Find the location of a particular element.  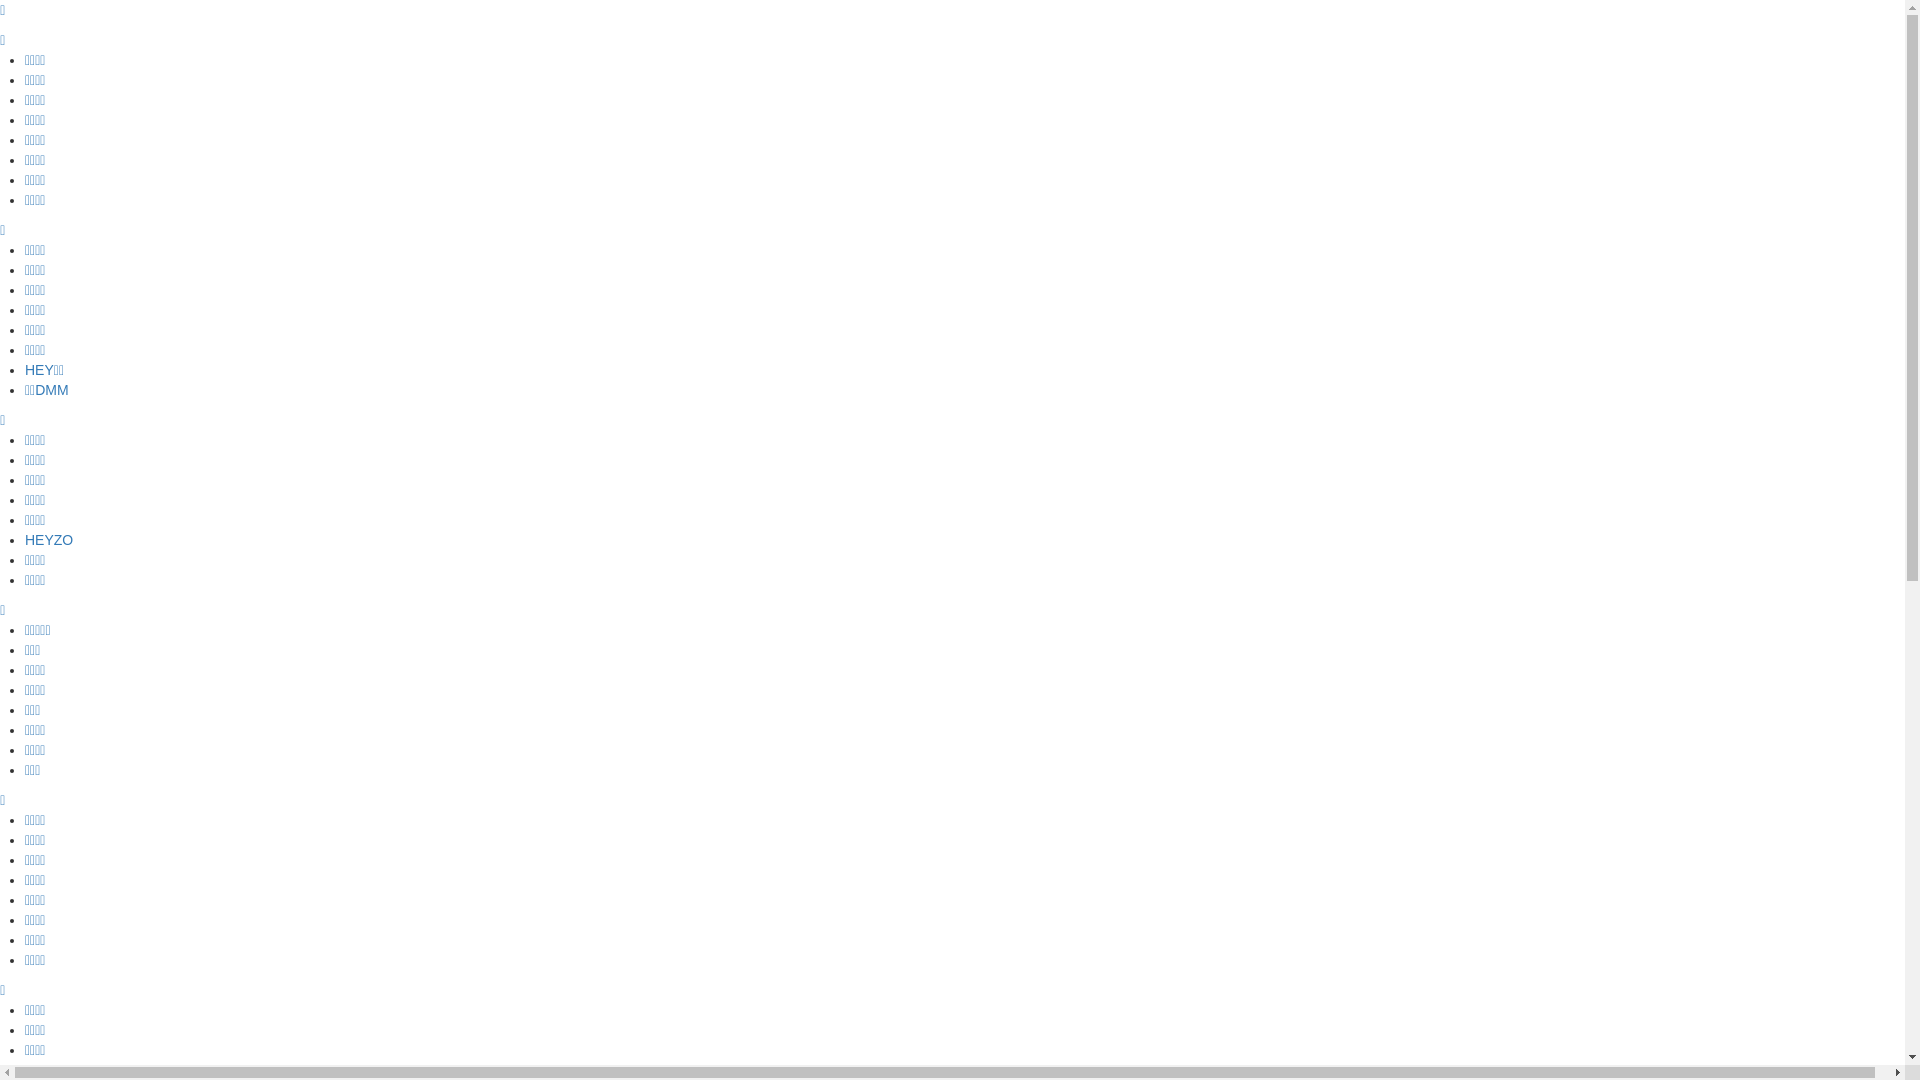

'HEYZO' is located at coordinates (48, 540).